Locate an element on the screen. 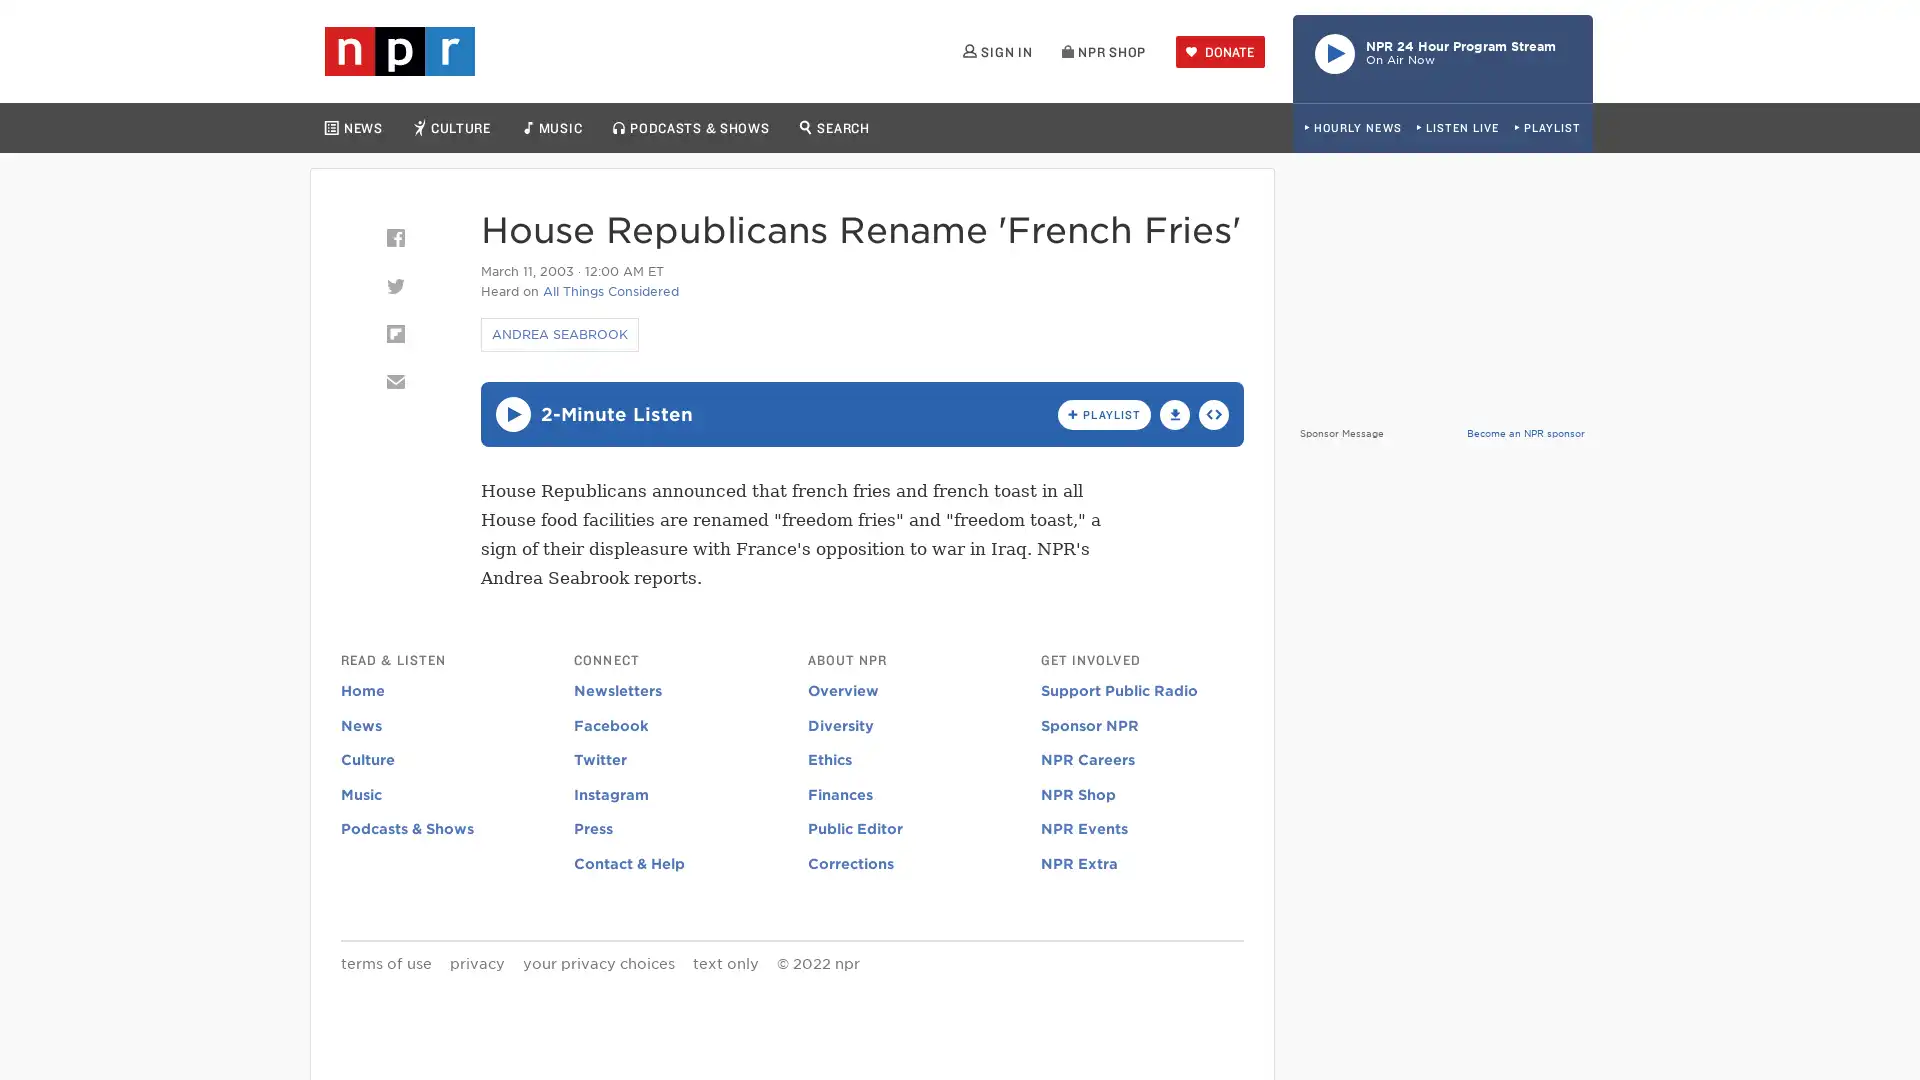 This screenshot has height=1080, width=1920. LISTEN LIVE is located at coordinates (1457, 128).